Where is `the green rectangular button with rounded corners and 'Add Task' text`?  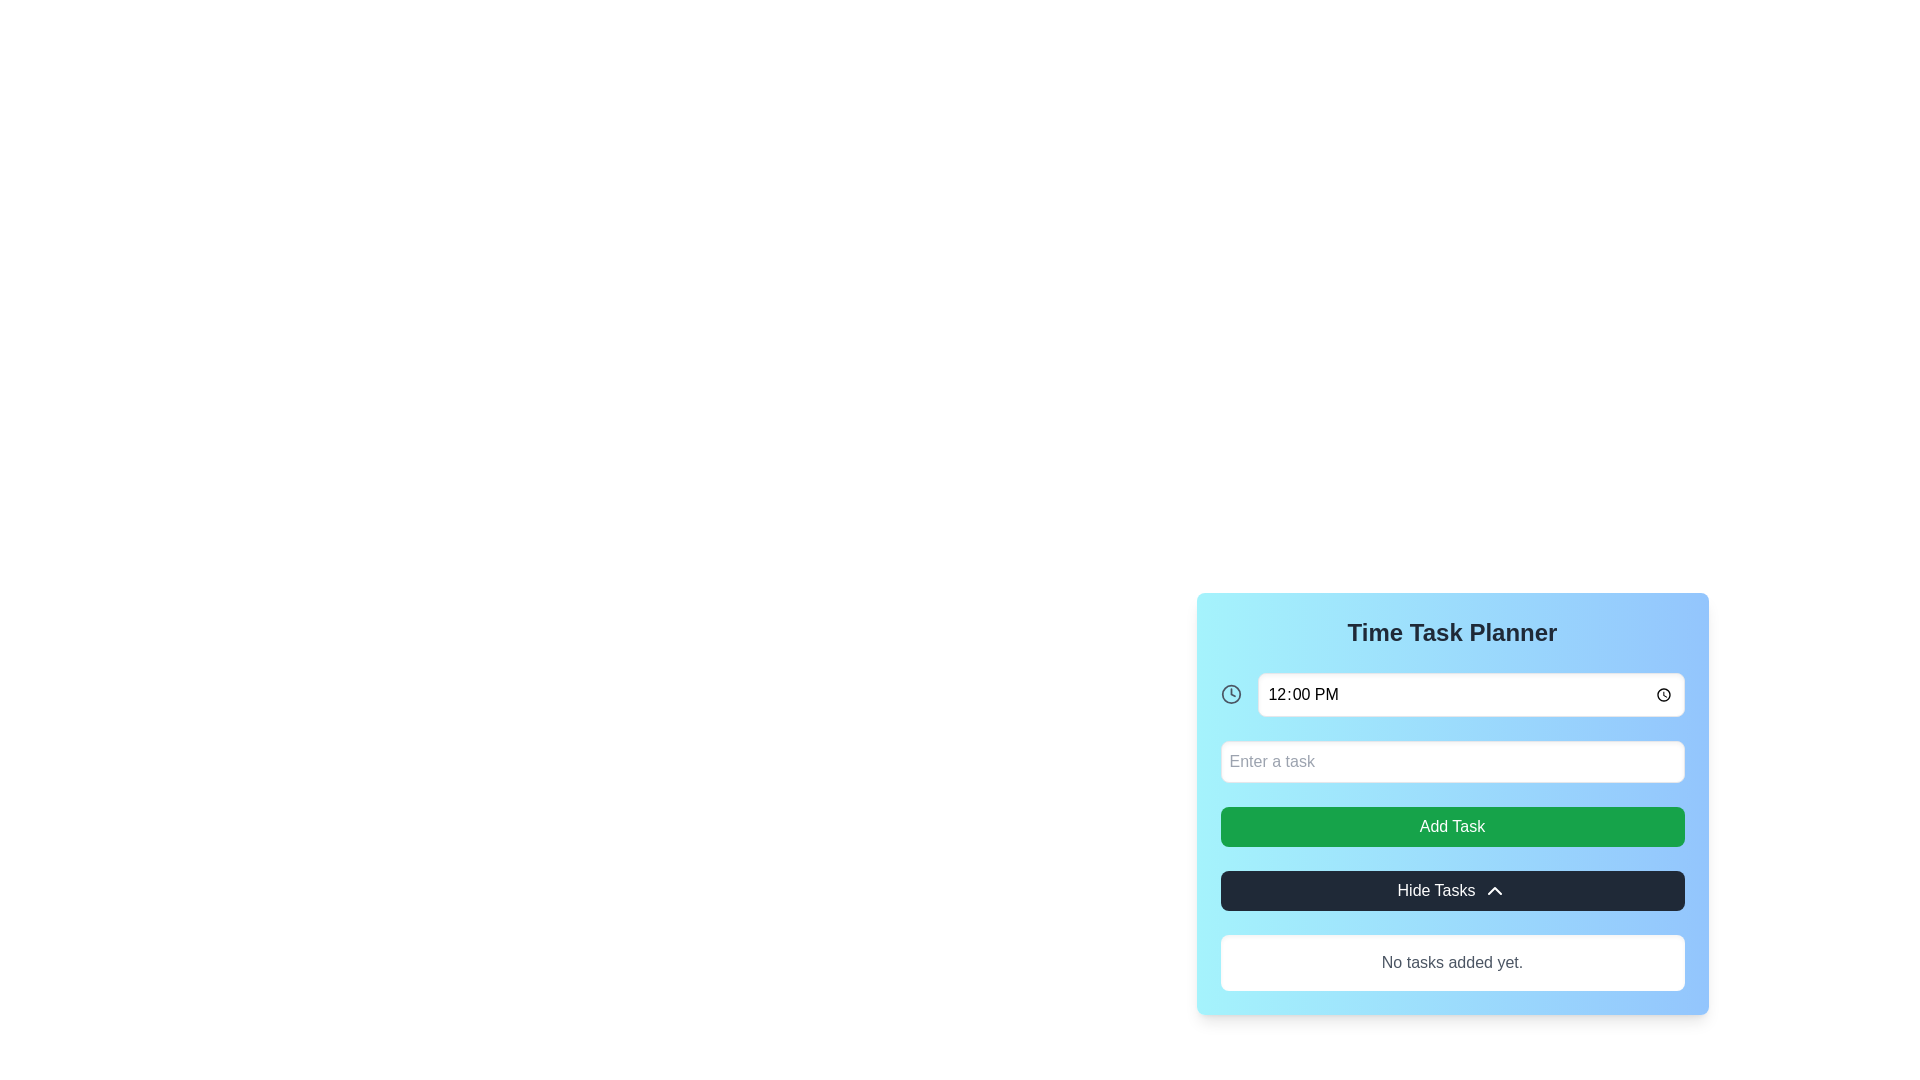 the green rectangular button with rounded corners and 'Add Task' text is located at coordinates (1452, 826).